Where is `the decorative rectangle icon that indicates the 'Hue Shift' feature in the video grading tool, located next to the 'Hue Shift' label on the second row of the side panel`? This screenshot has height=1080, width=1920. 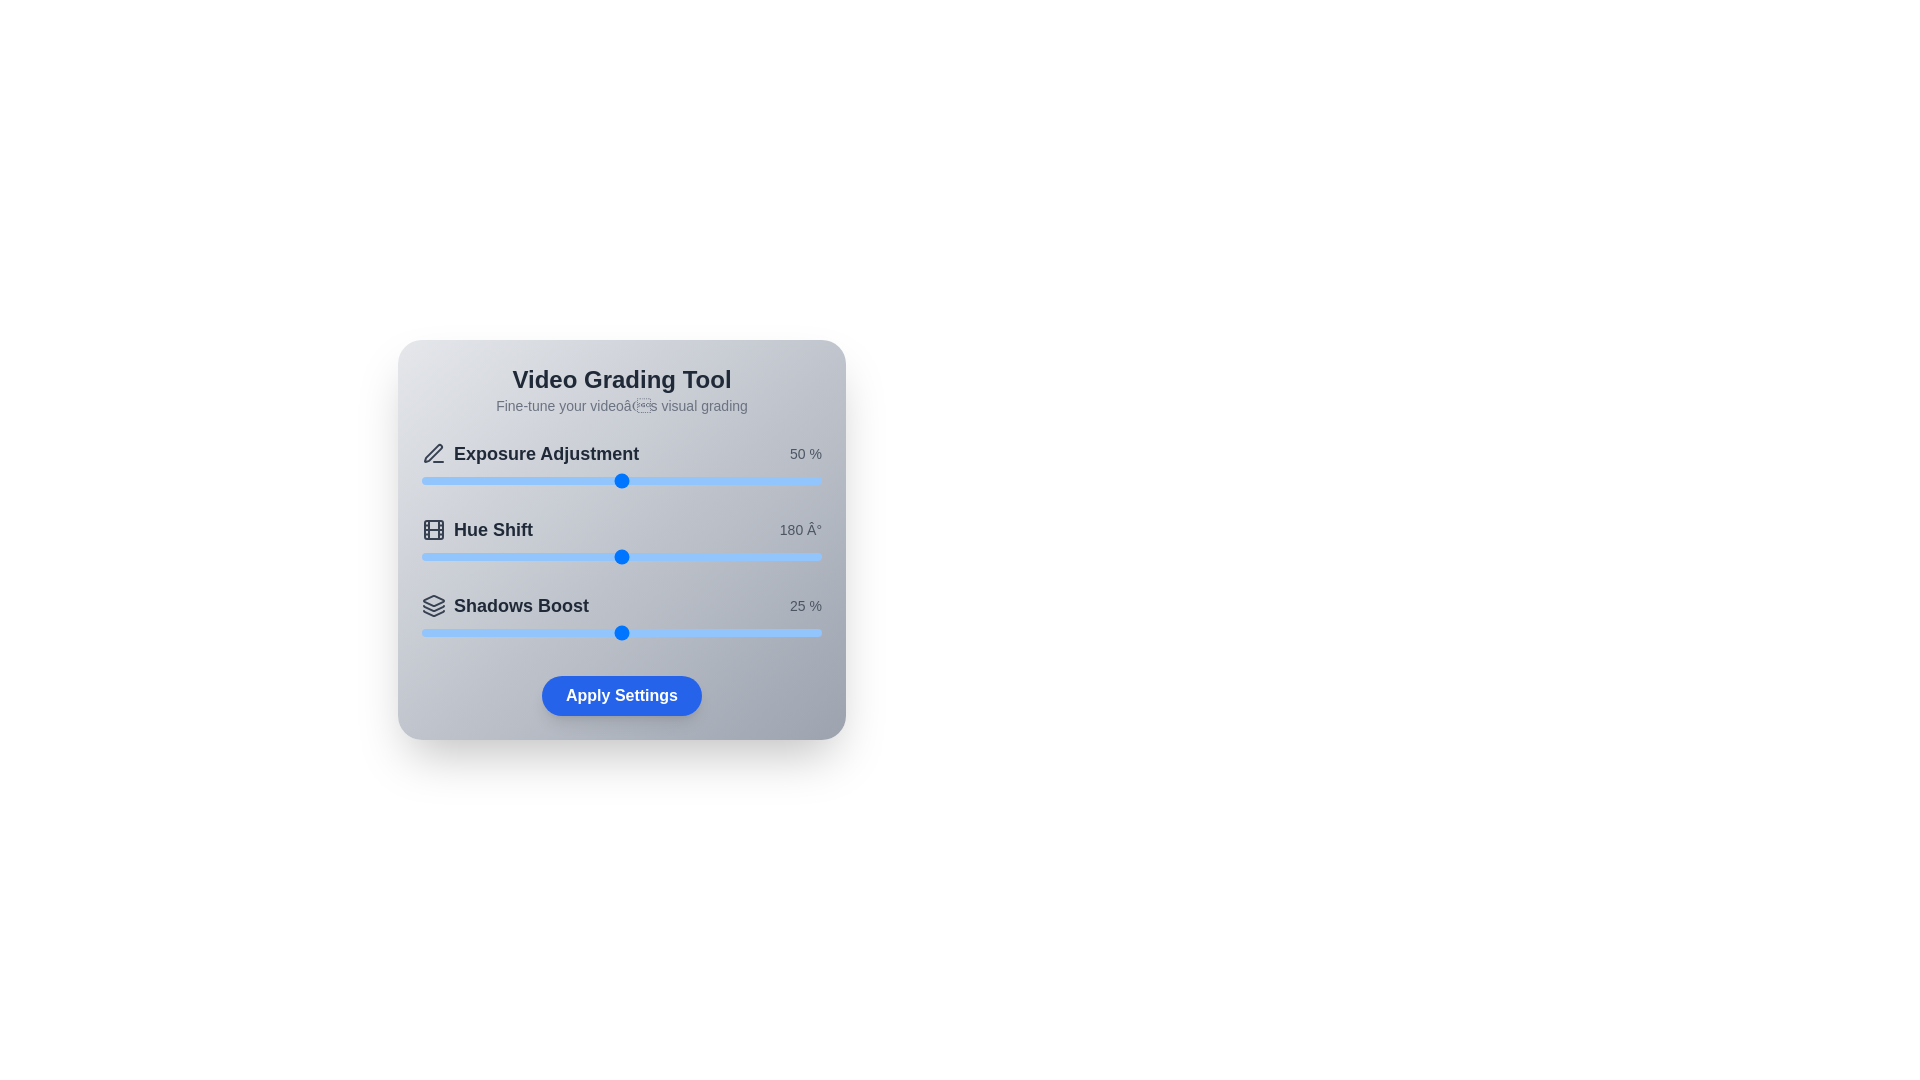
the decorative rectangle icon that indicates the 'Hue Shift' feature in the video grading tool, located next to the 'Hue Shift' label on the second row of the side panel is located at coordinates (432, 528).